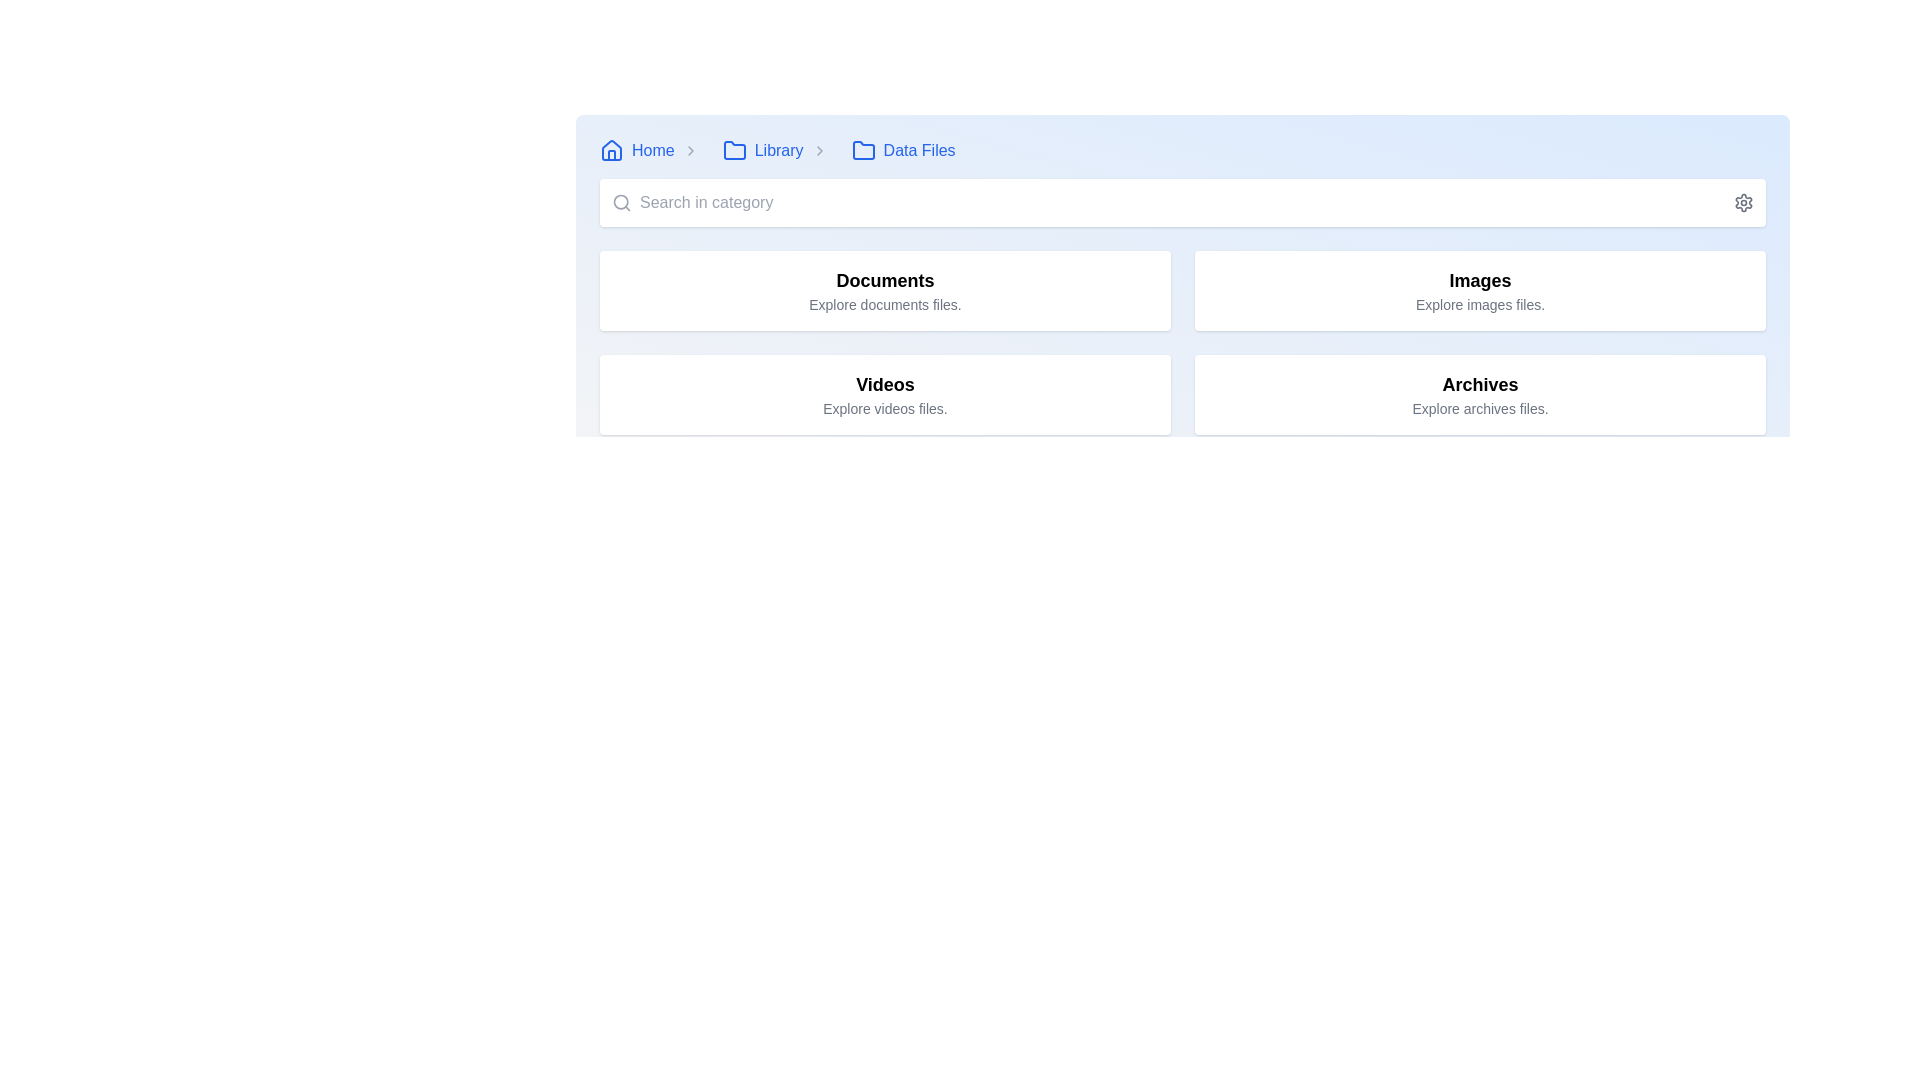 This screenshot has width=1920, height=1080. Describe the element at coordinates (620, 202) in the screenshot. I see `the circular portion of the SVG-based search icon located inside the navigation bar, which indicates the functionality of the search feature` at that location.